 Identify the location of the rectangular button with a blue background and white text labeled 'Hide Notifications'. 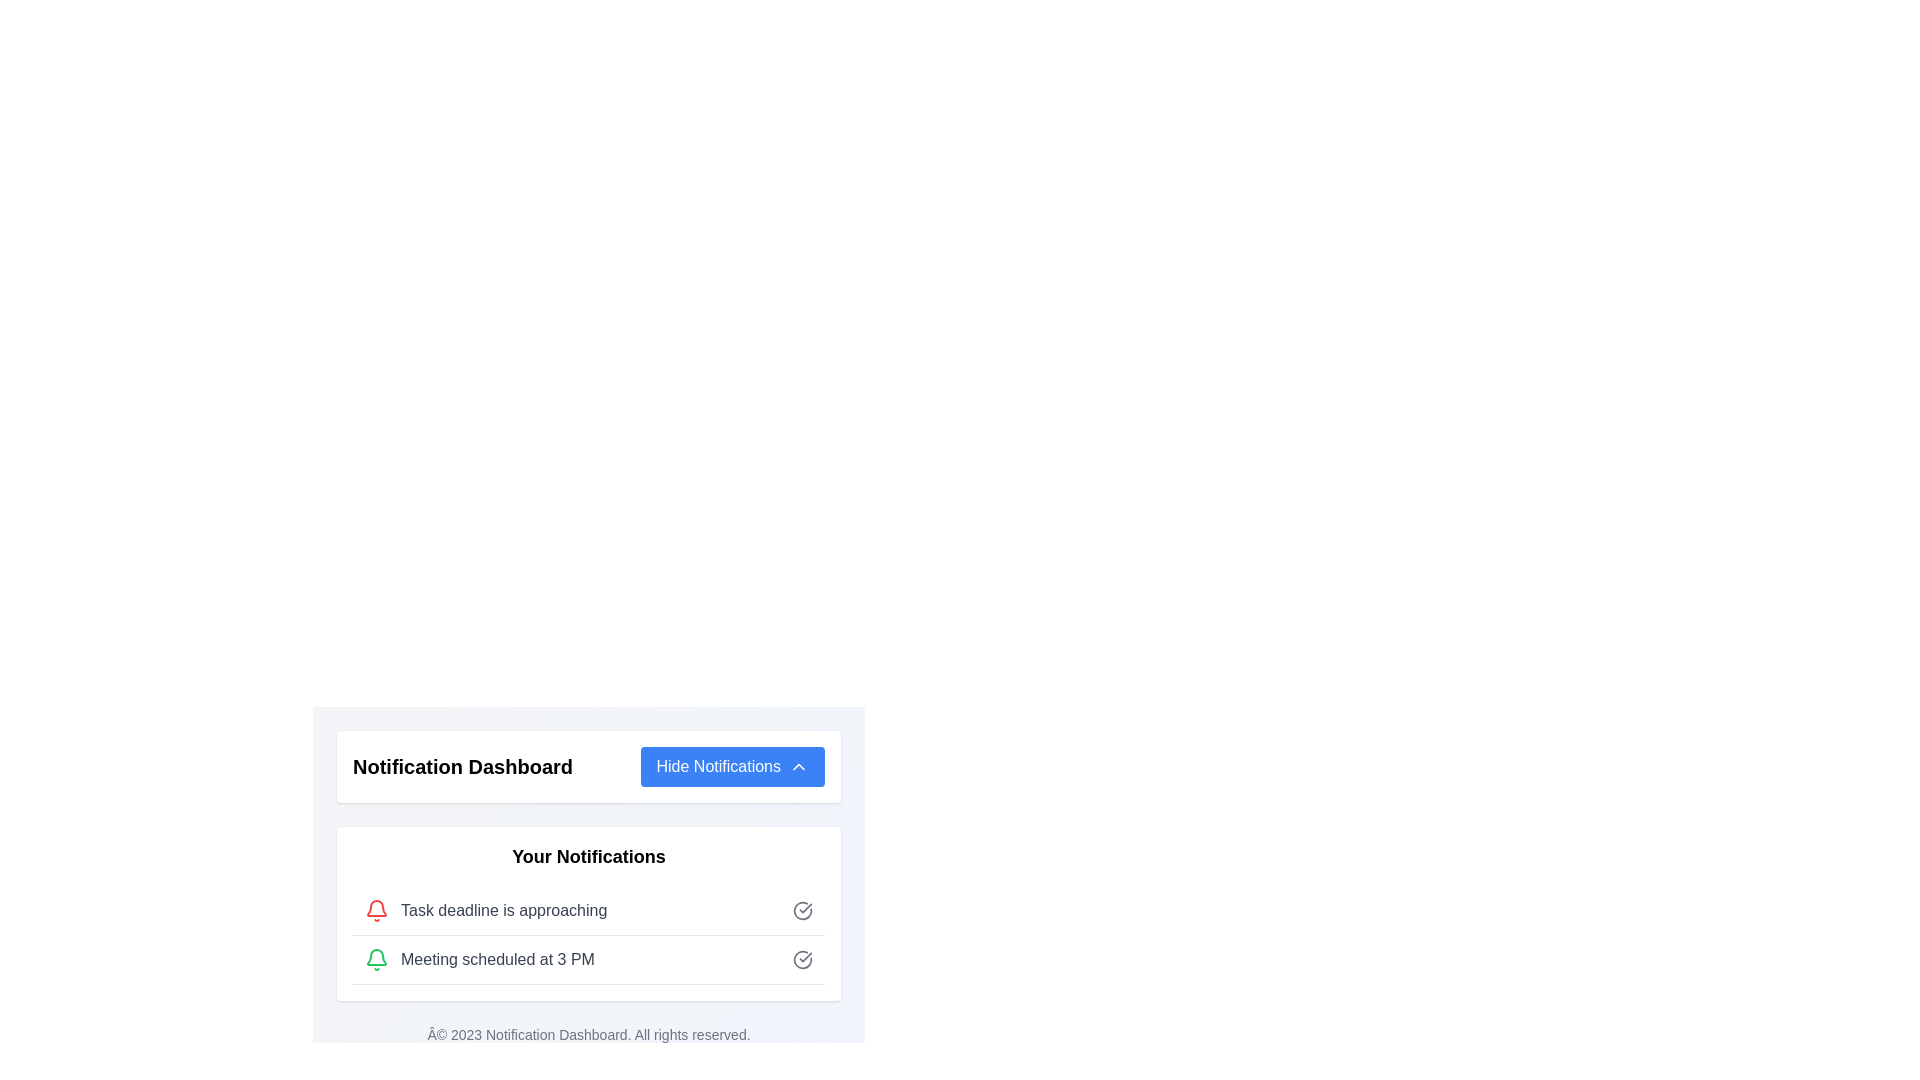
(731, 766).